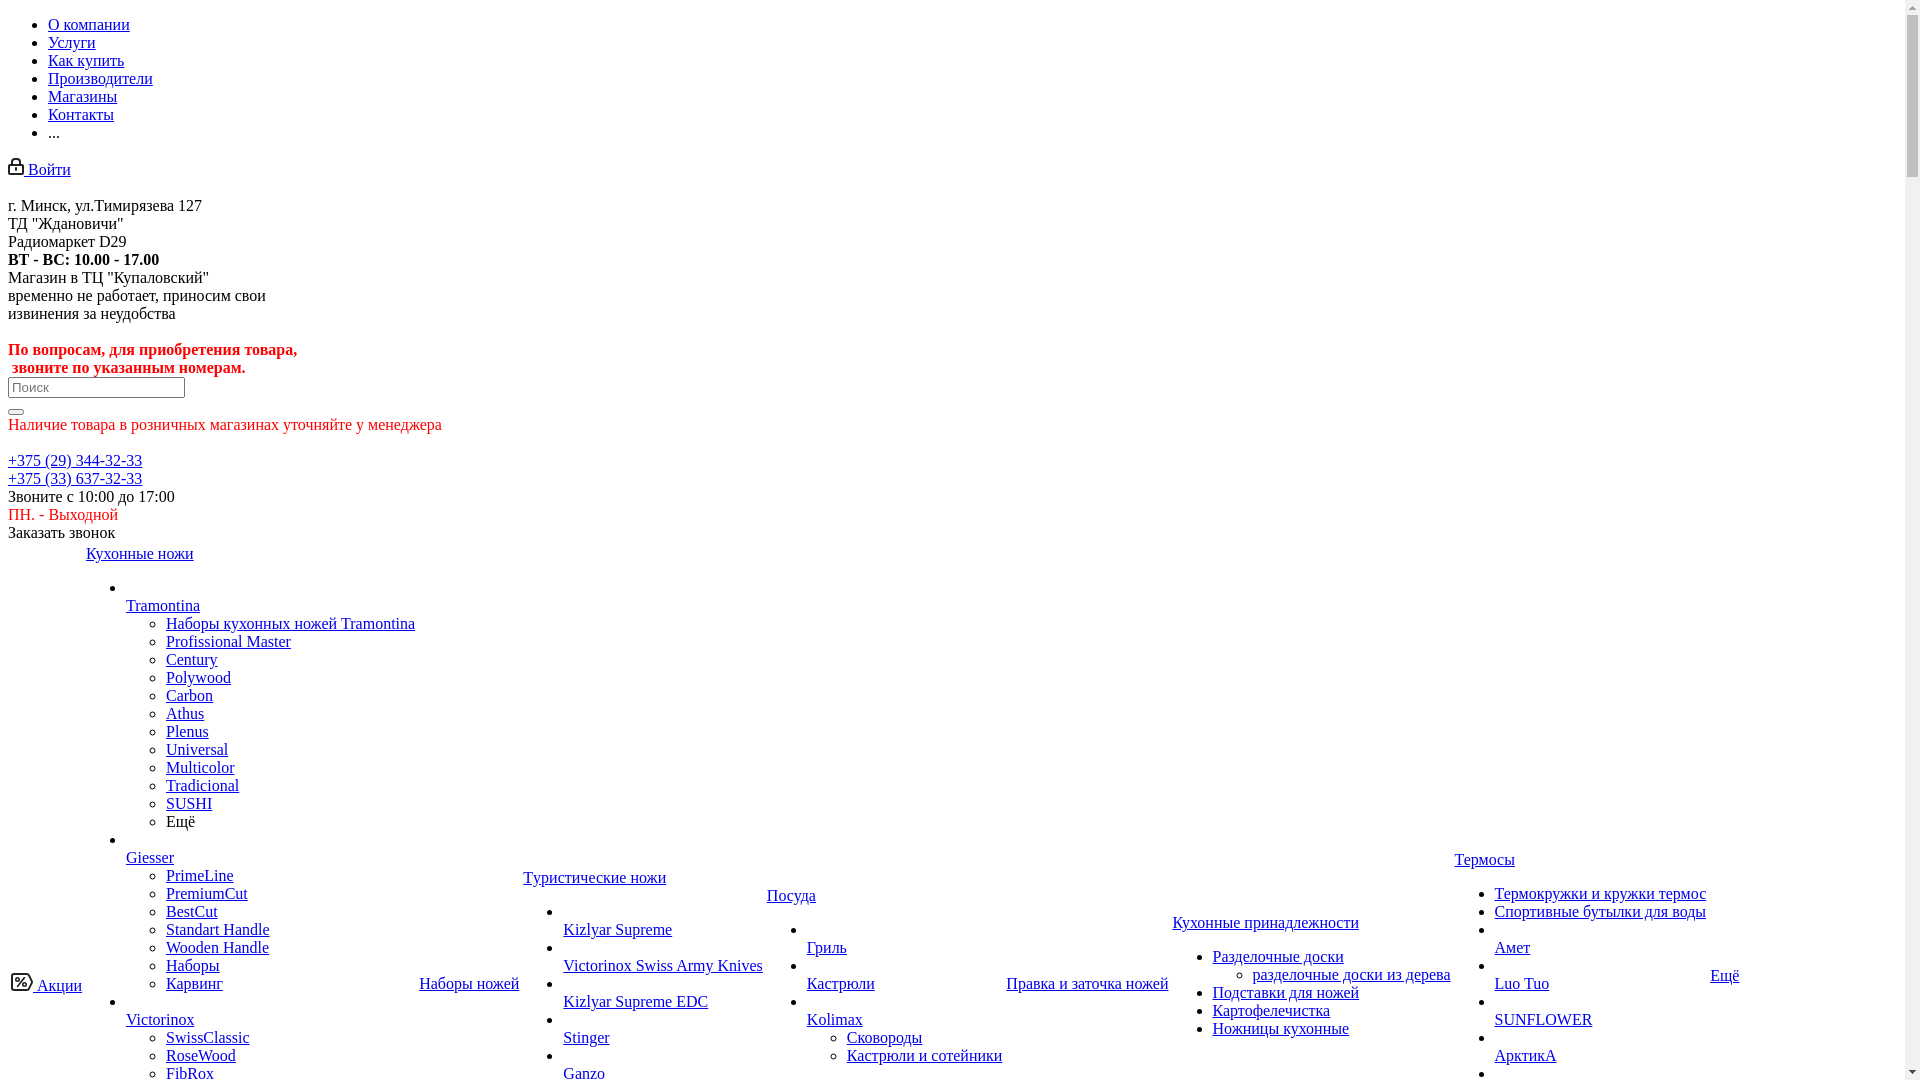 The image size is (1920, 1080). Describe the element at coordinates (584, 1036) in the screenshot. I see `'Stinger'` at that location.